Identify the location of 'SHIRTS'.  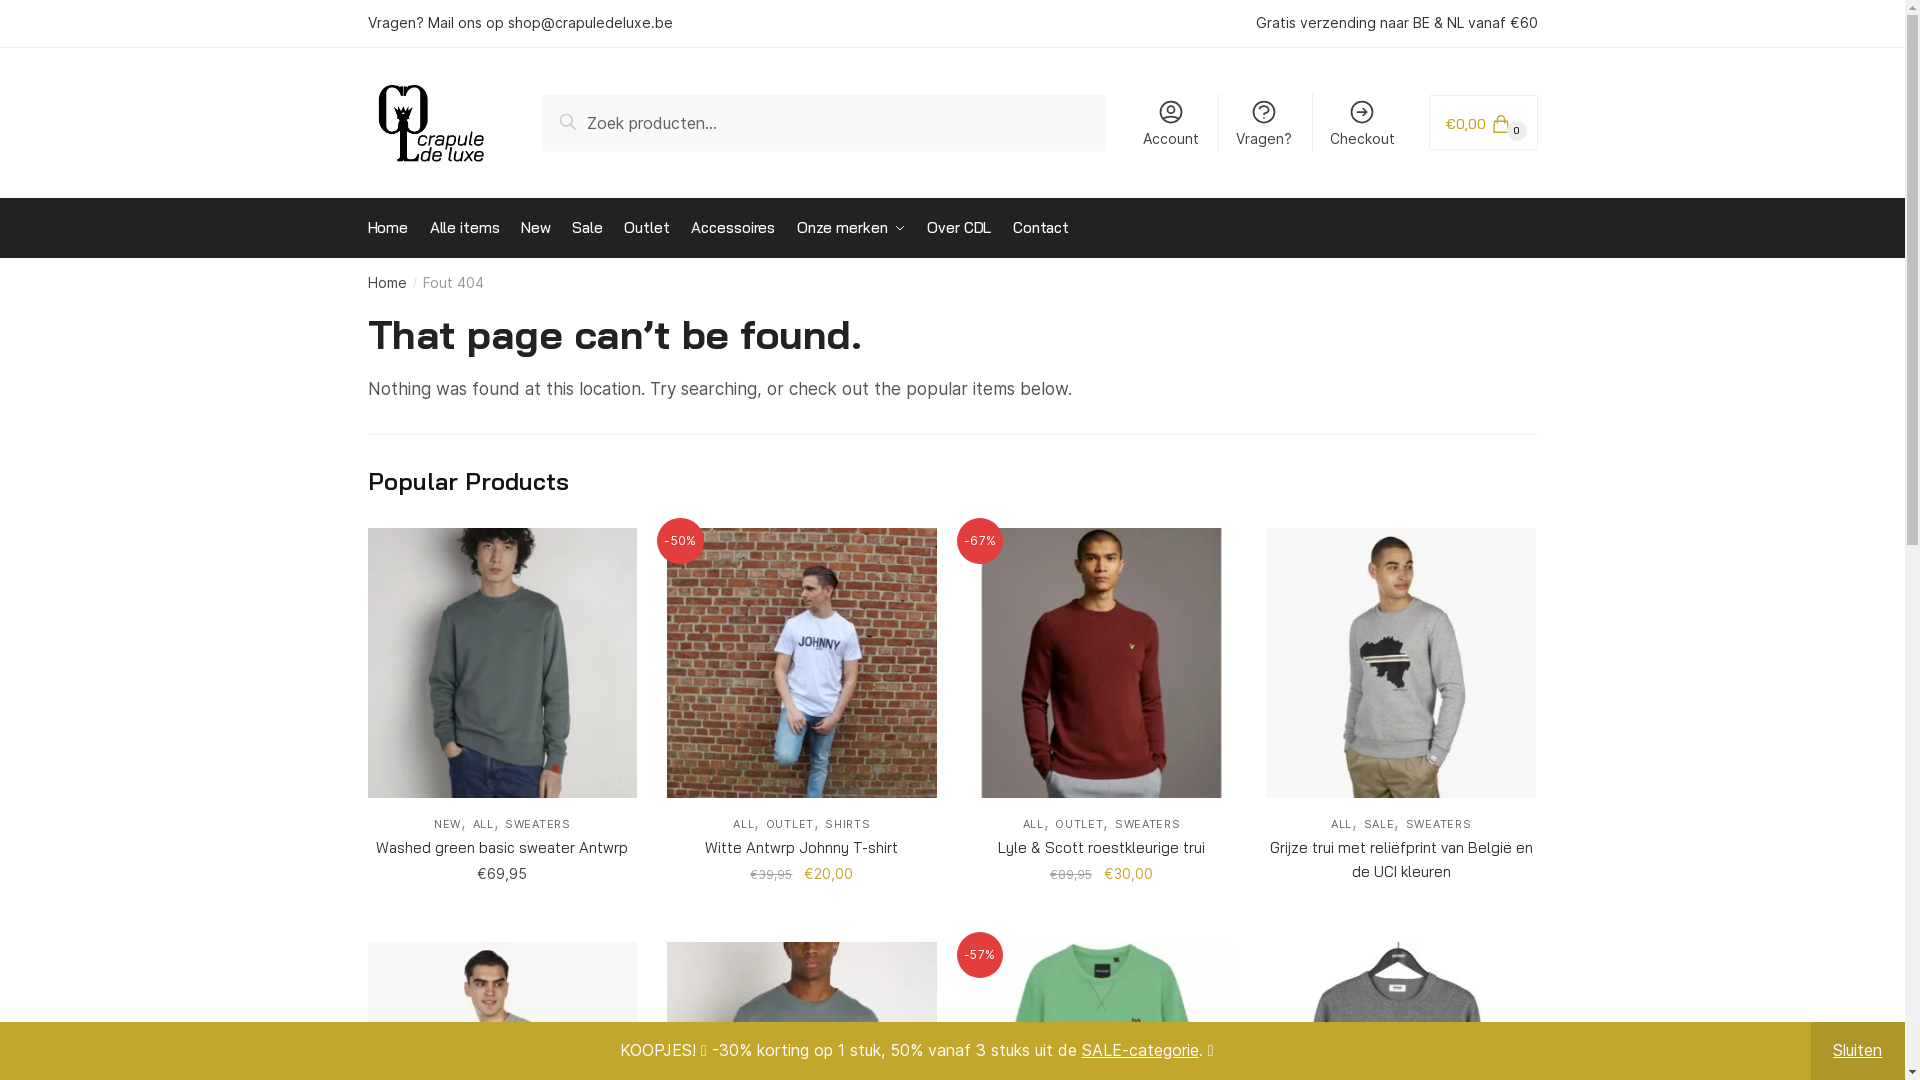
(847, 824).